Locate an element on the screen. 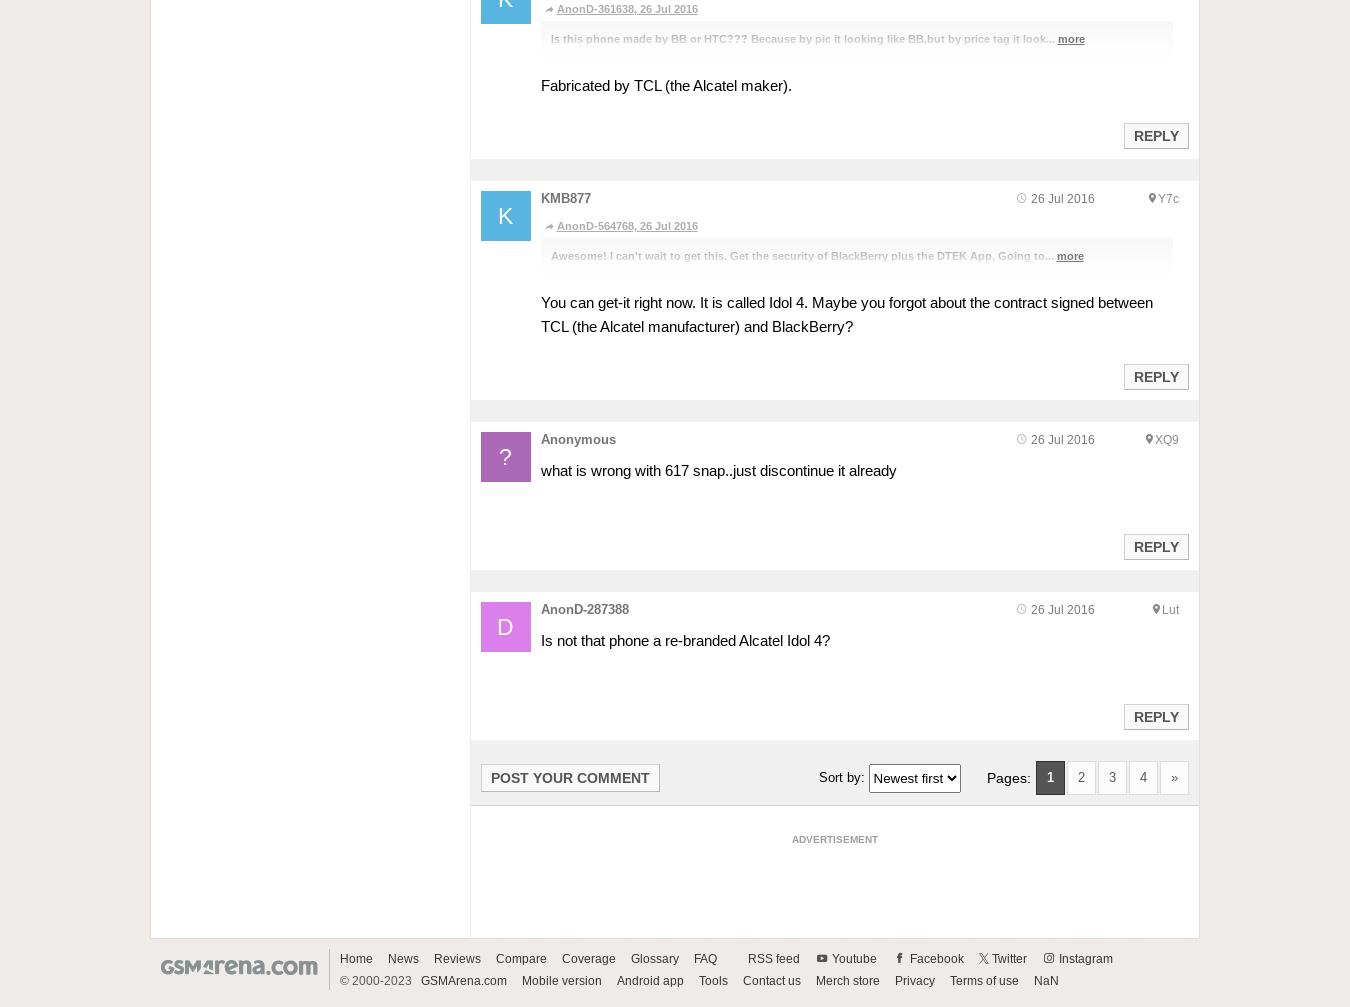 Image resolution: width=1350 pixels, height=1007 pixels. 'Contact us' is located at coordinates (769, 979).